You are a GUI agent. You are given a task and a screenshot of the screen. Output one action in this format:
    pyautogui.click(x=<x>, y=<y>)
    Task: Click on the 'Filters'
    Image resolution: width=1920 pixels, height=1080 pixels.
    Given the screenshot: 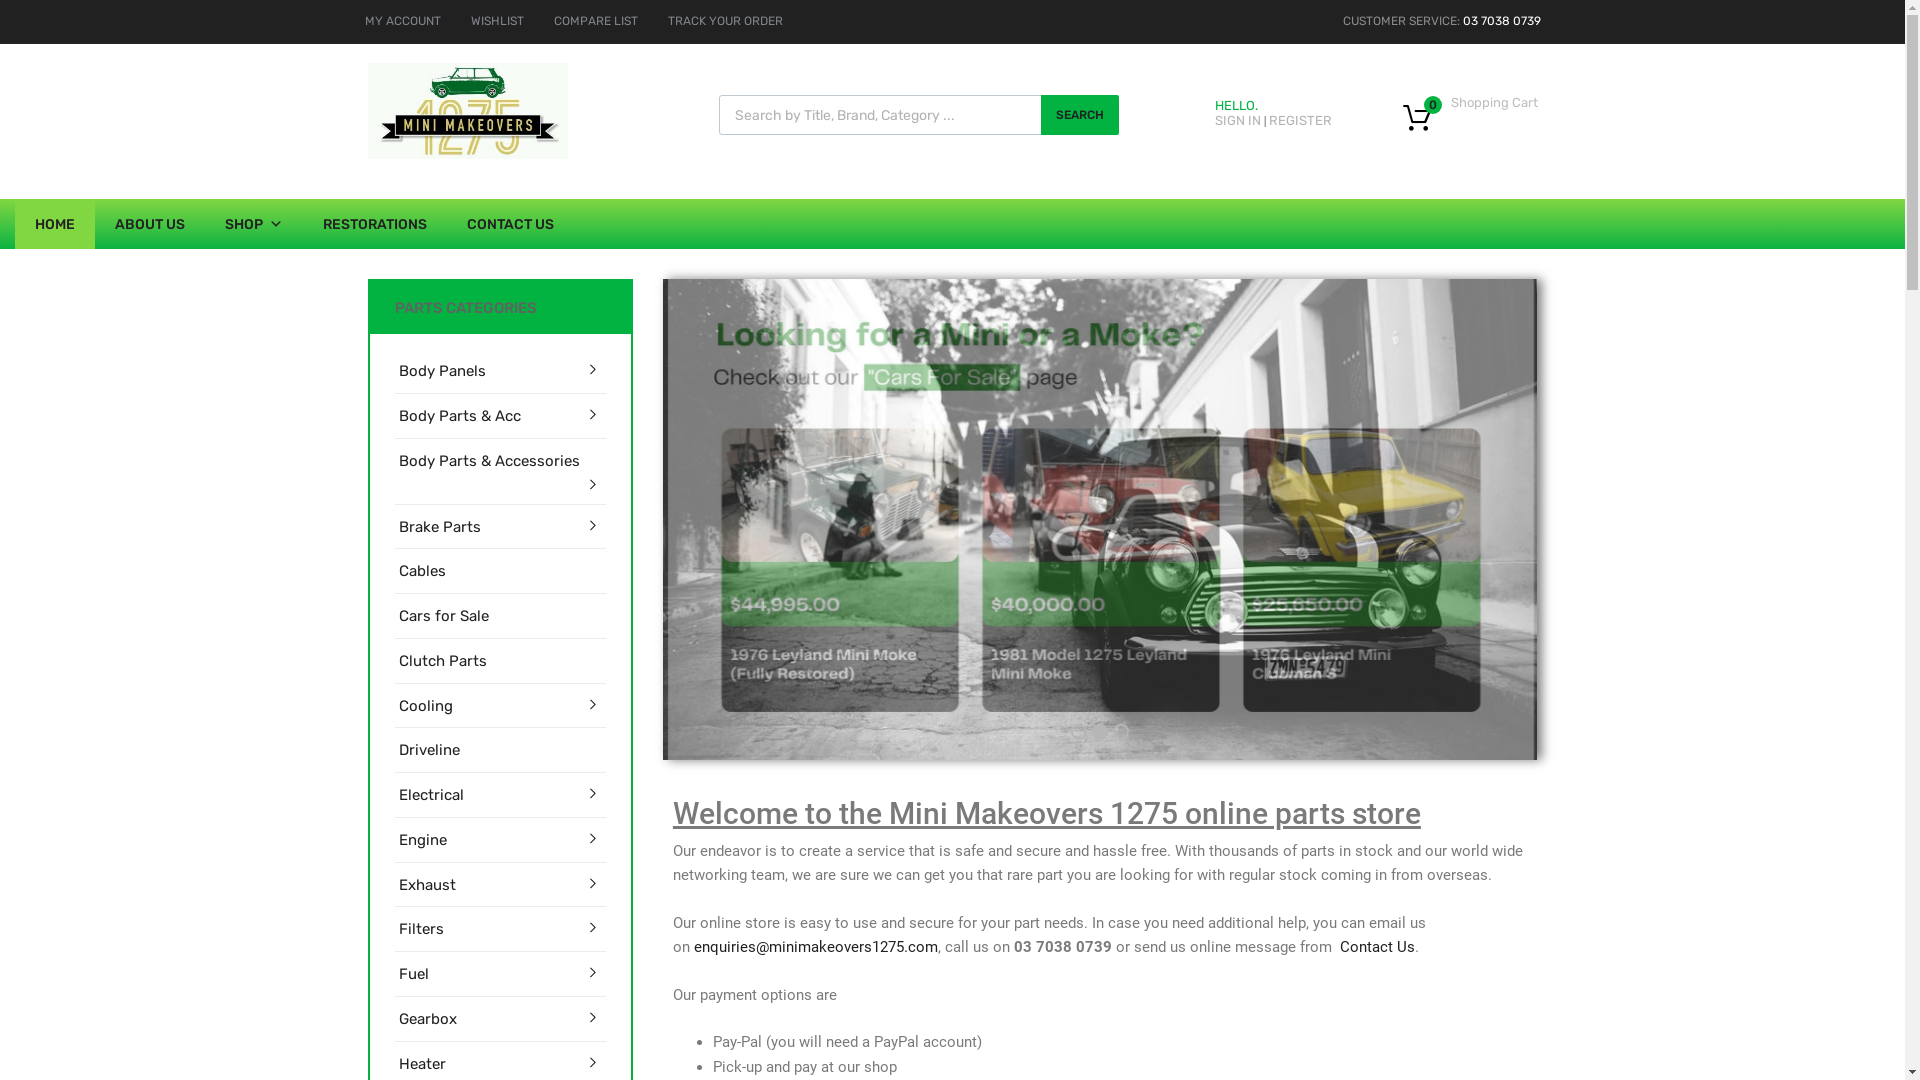 What is the action you would take?
    pyautogui.click(x=398, y=929)
    